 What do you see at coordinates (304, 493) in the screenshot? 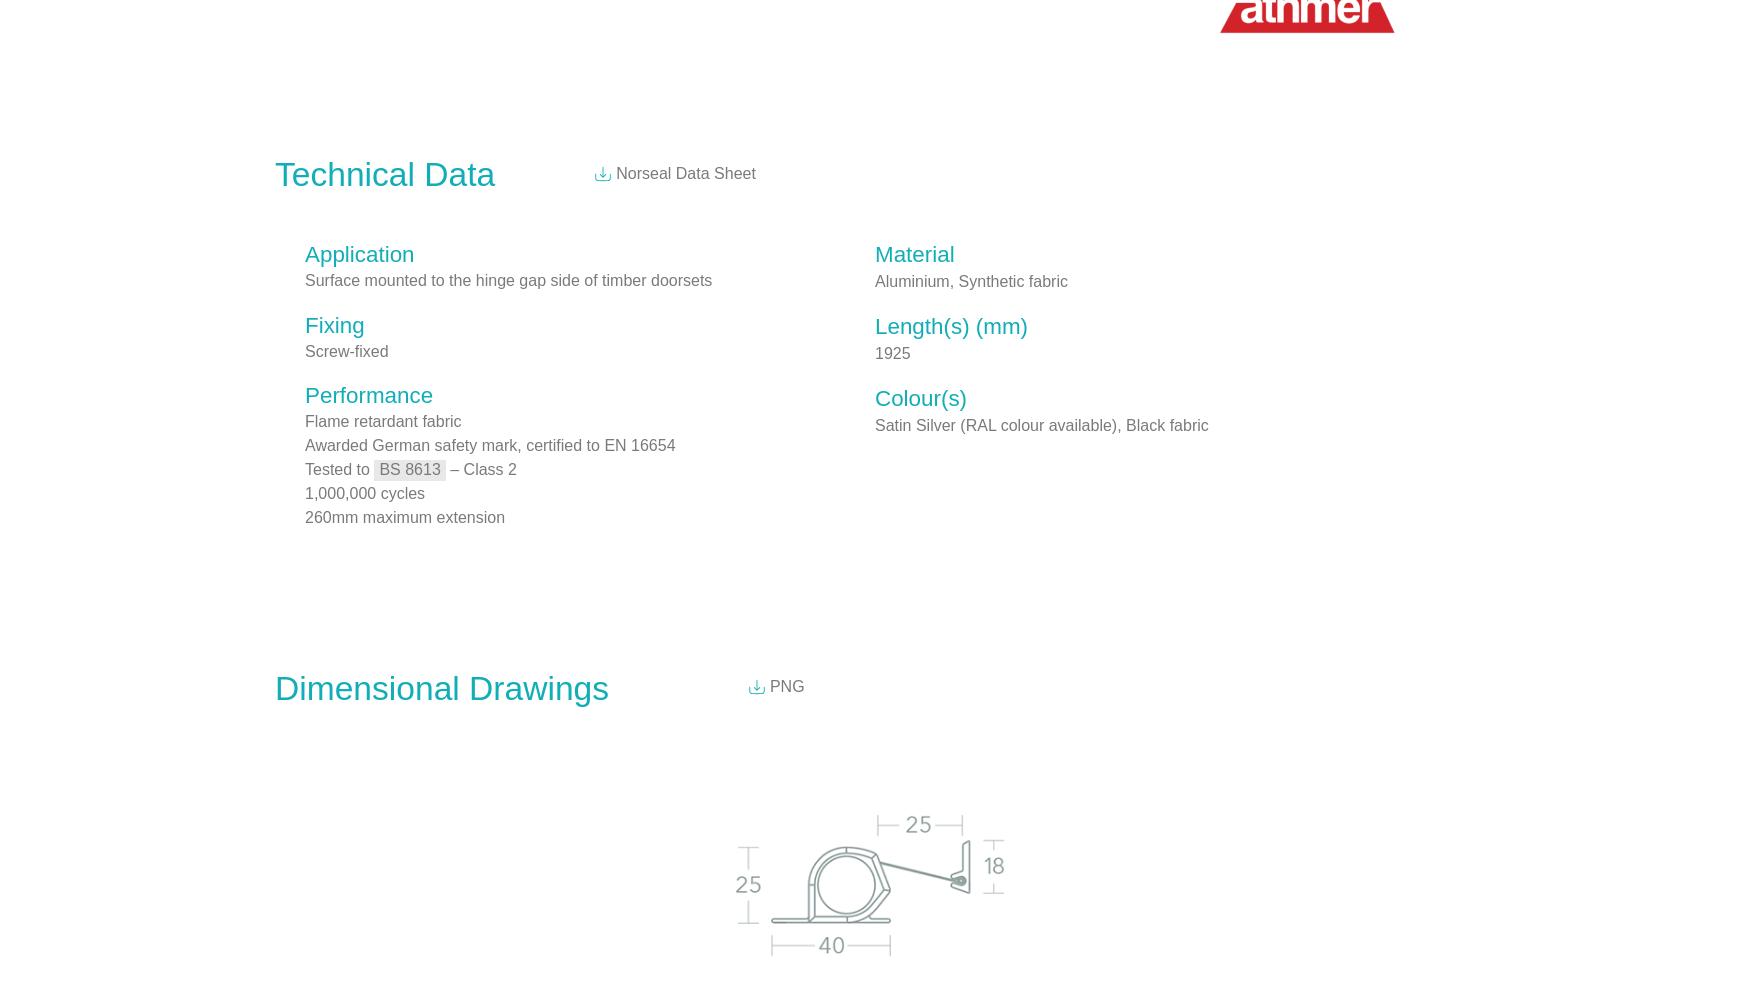
I see `'1,000,000 cycles'` at bounding box center [304, 493].